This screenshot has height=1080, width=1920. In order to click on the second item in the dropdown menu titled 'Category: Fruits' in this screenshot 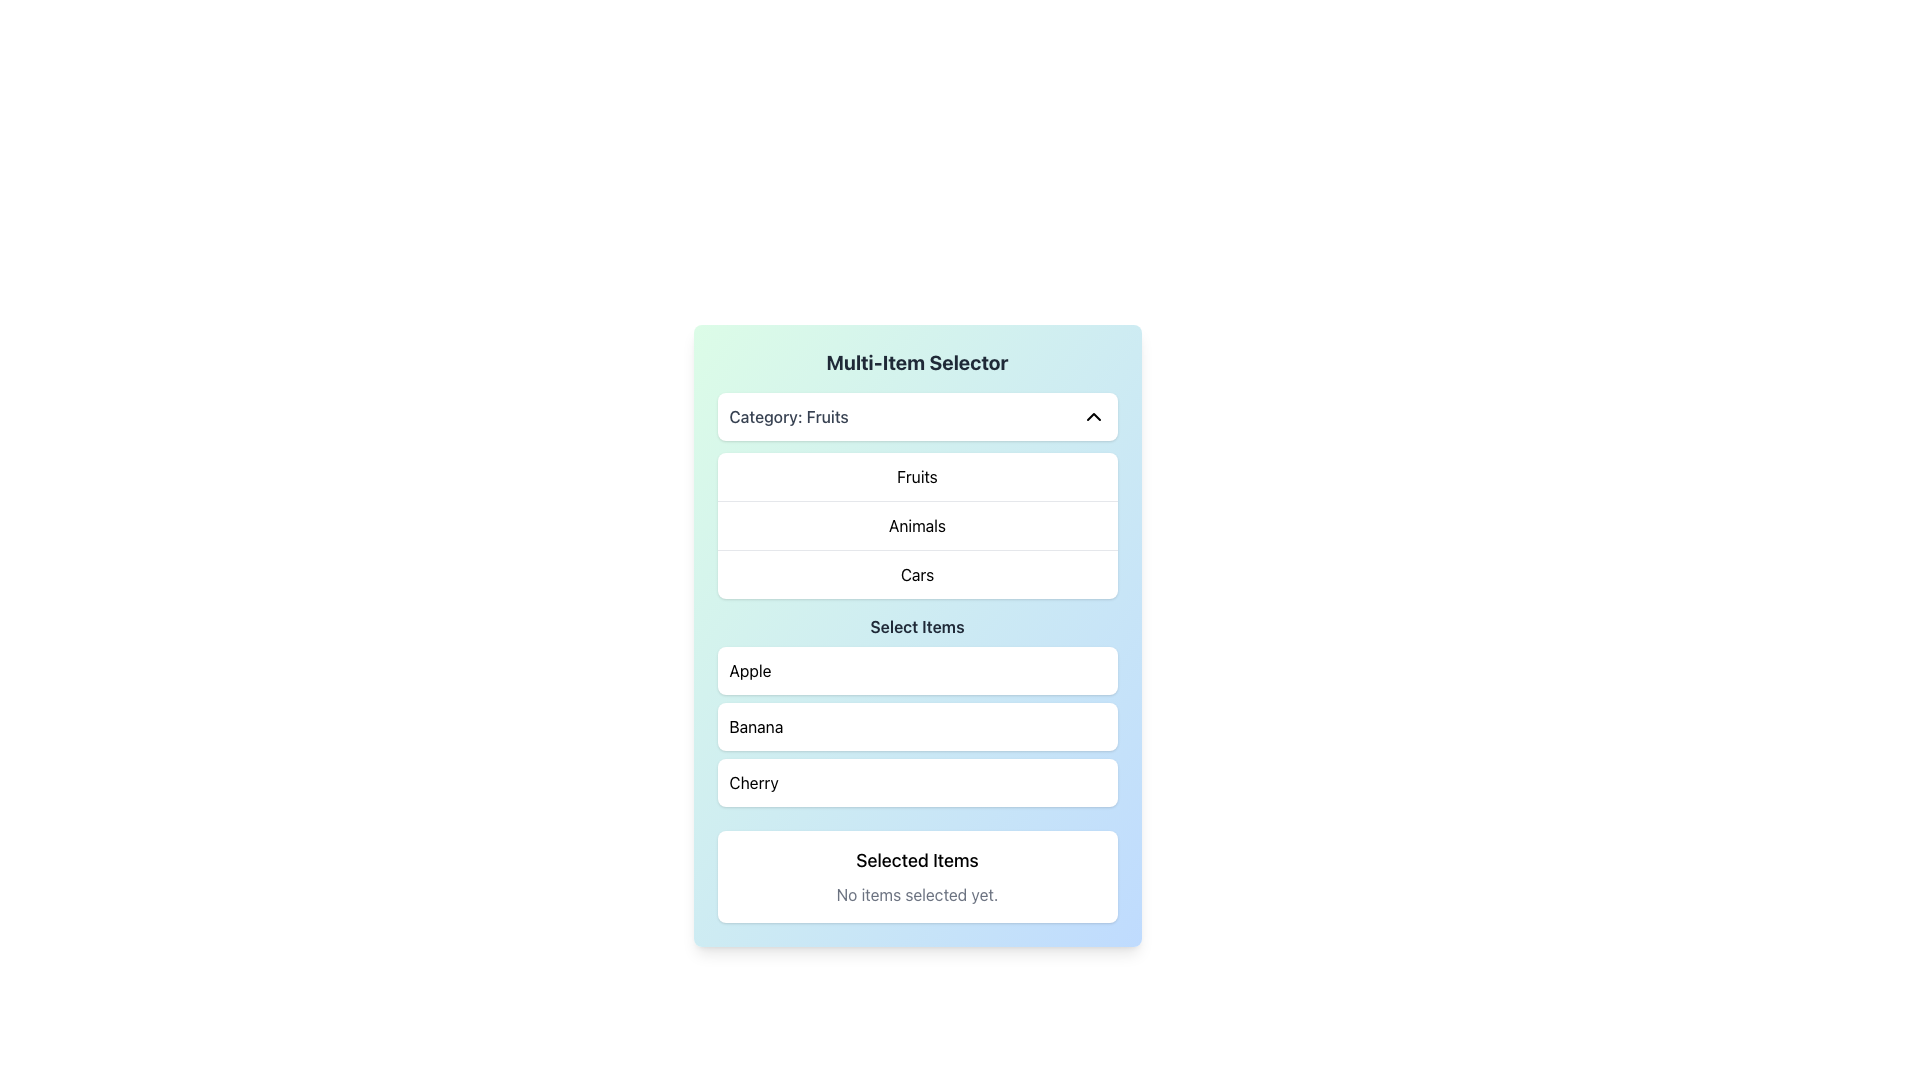, I will do `click(916, 524)`.